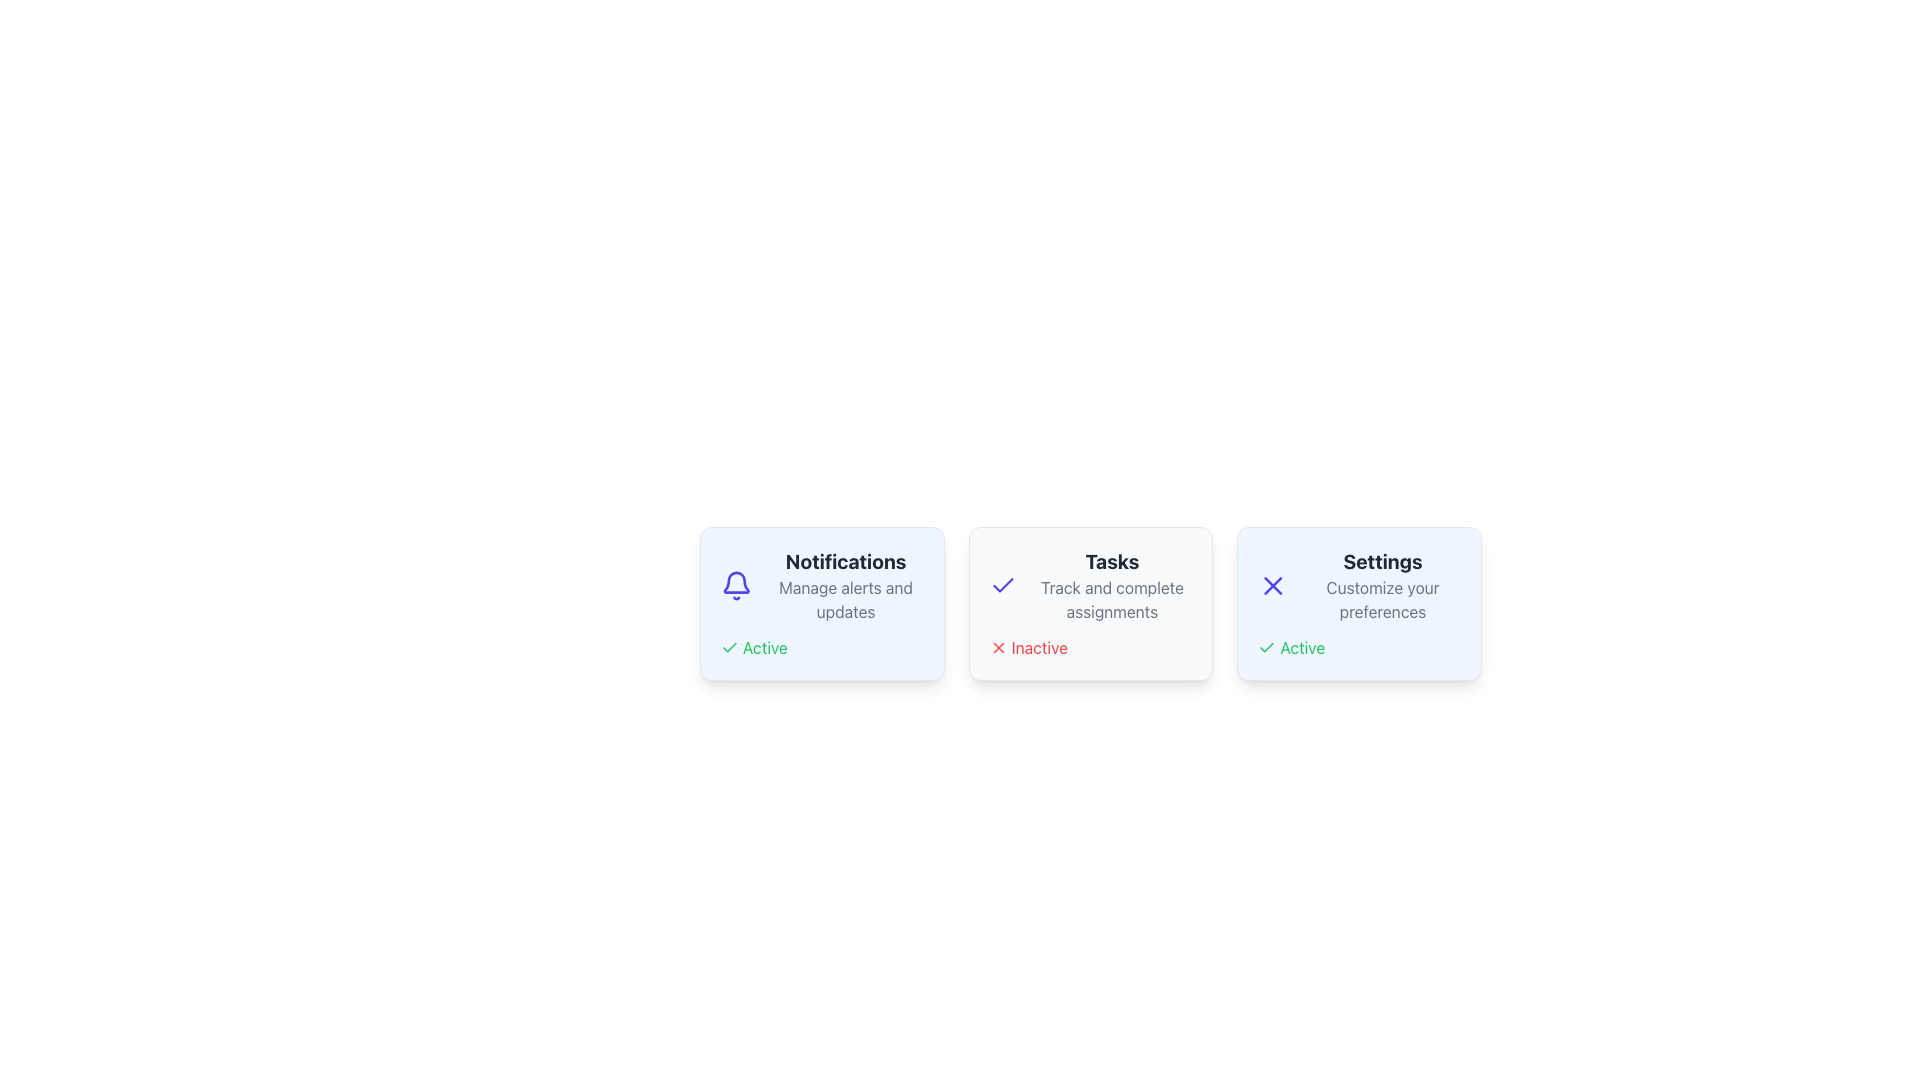 The image size is (1920, 1080). What do you see at coordinates (1111, 585) in the screenshot?
I see `the 'Tasks' label and description group, which includes the main title in bold black font and a subtitle in smaller gray font, located centrally in the row of three cards` at bounding box center [1111, 585].